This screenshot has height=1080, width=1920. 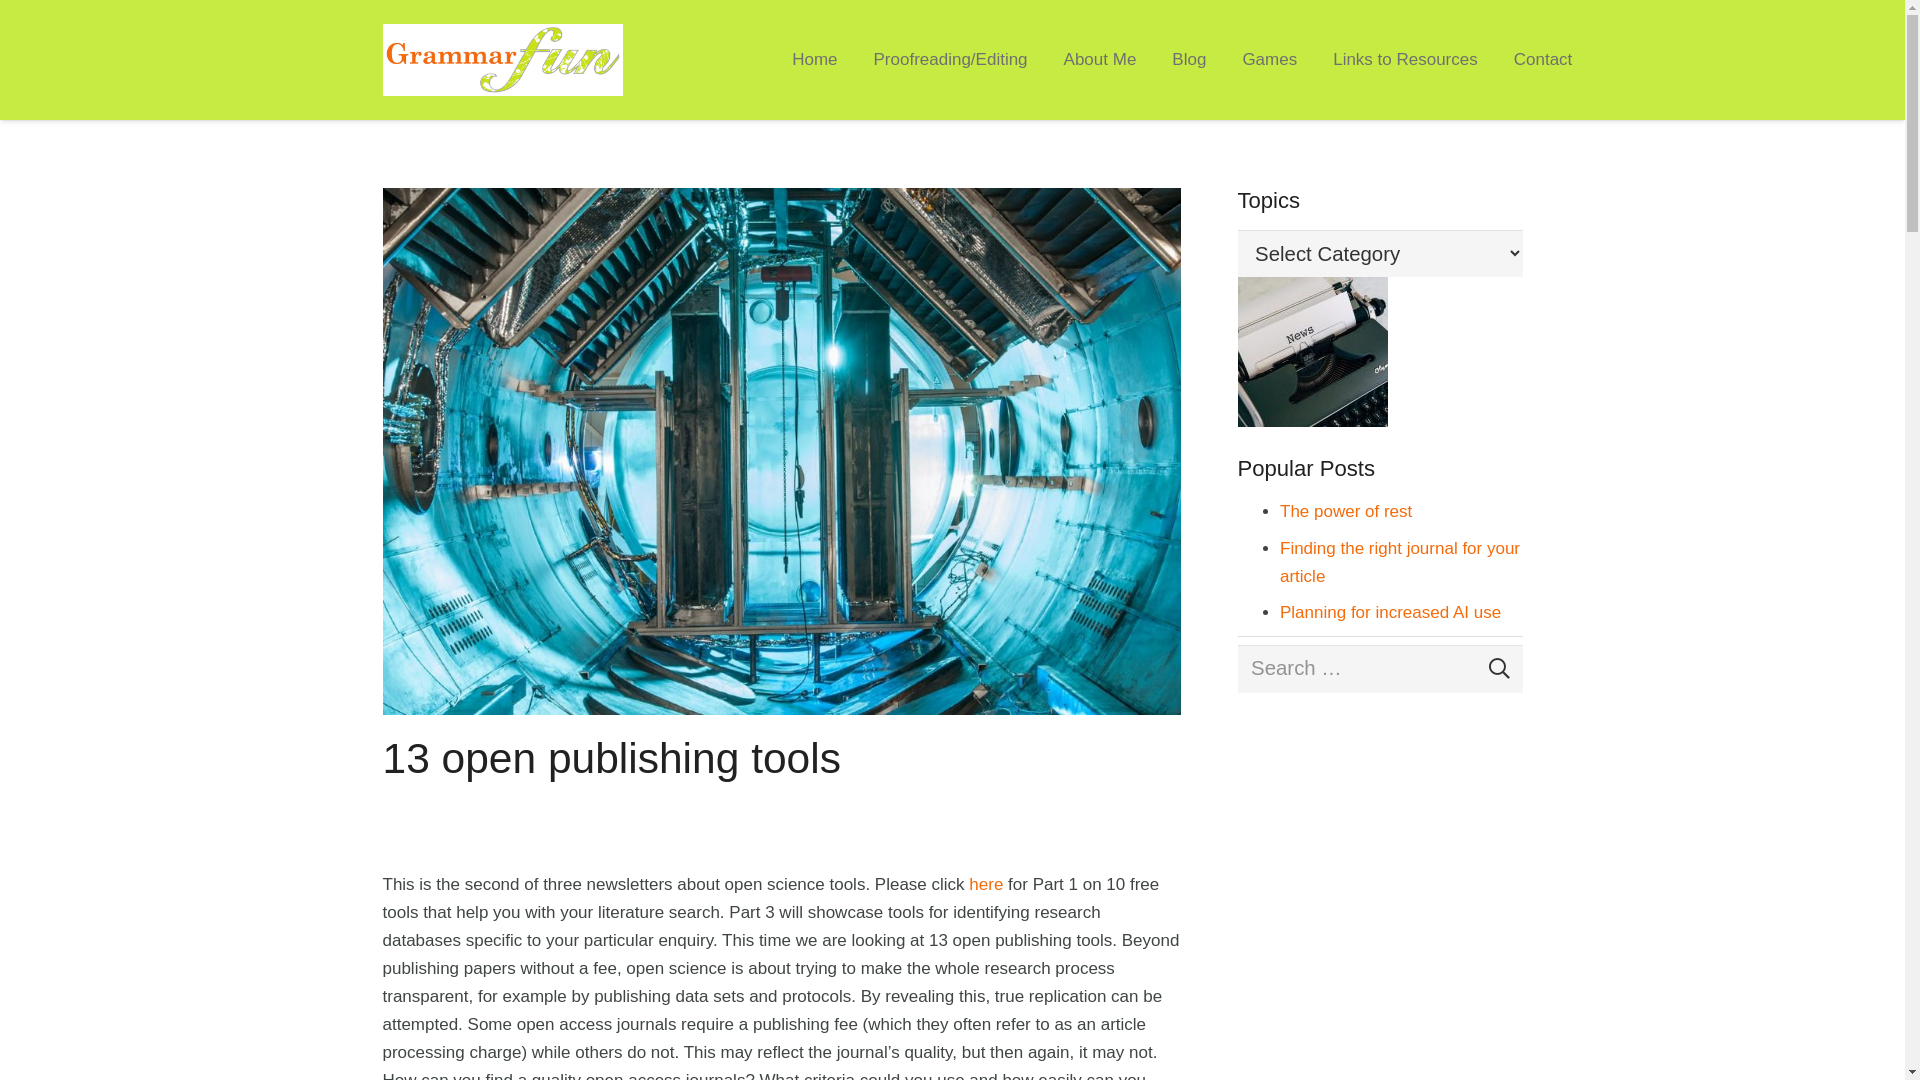 What do you see at coordinates (1315, 59) in the screenshot?
I see `'Links to Resources'` at bounding box center [1315, 59].